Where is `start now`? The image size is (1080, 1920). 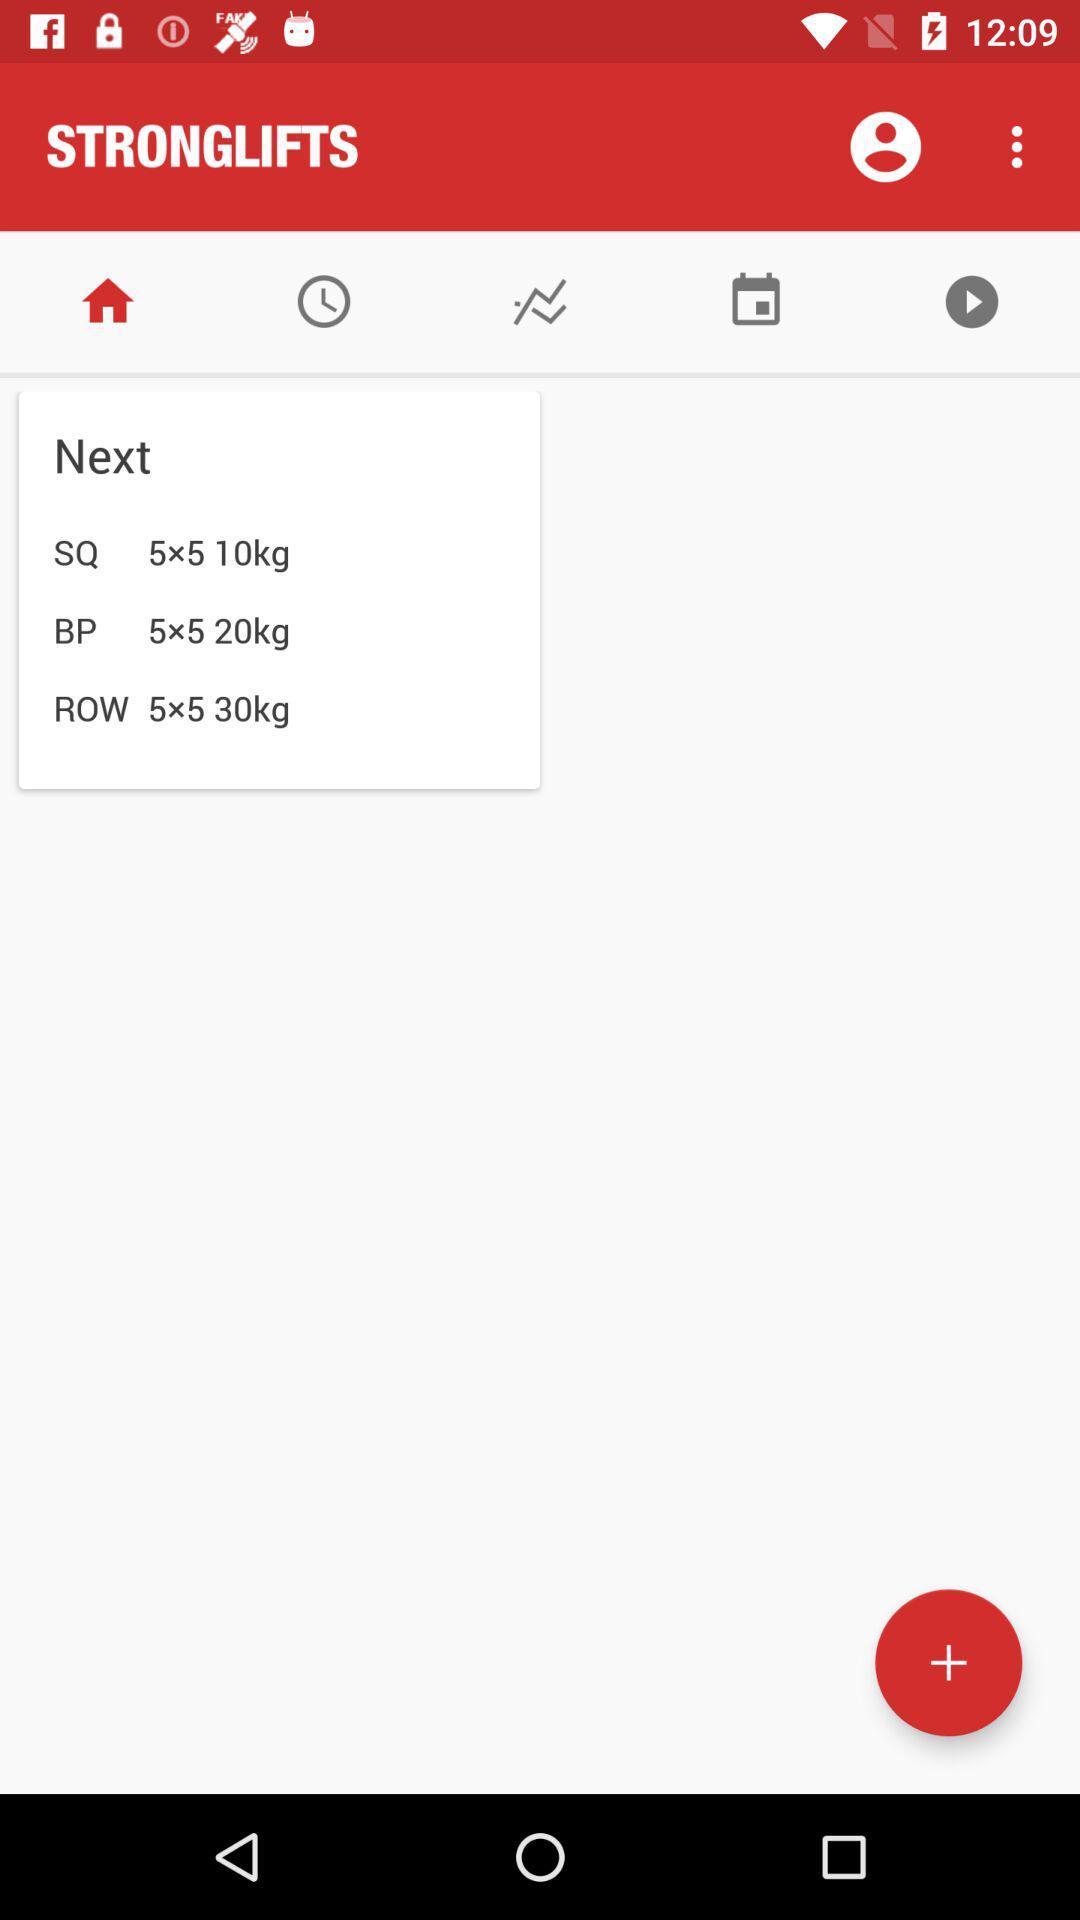
start now is located at coordinates (971, 300).